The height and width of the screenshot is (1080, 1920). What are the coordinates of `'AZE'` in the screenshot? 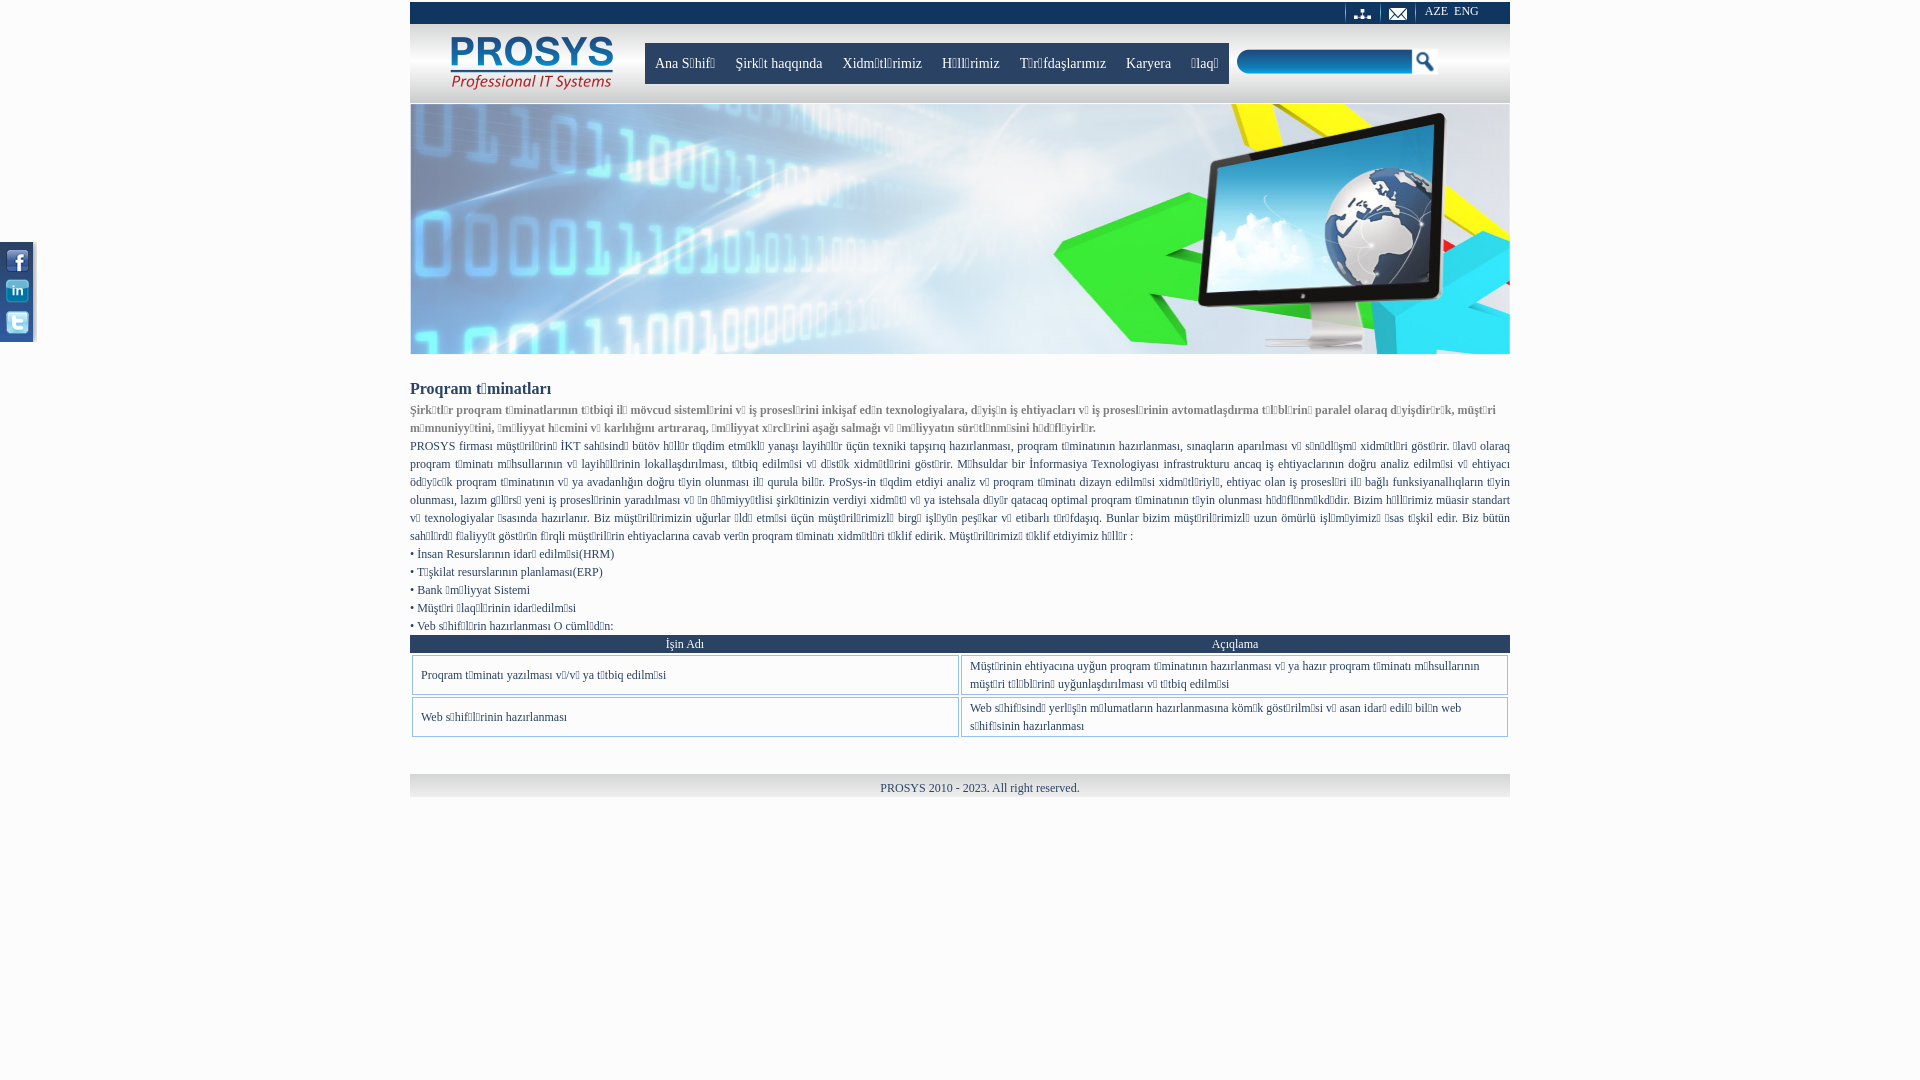 It's located at (1435, 11).